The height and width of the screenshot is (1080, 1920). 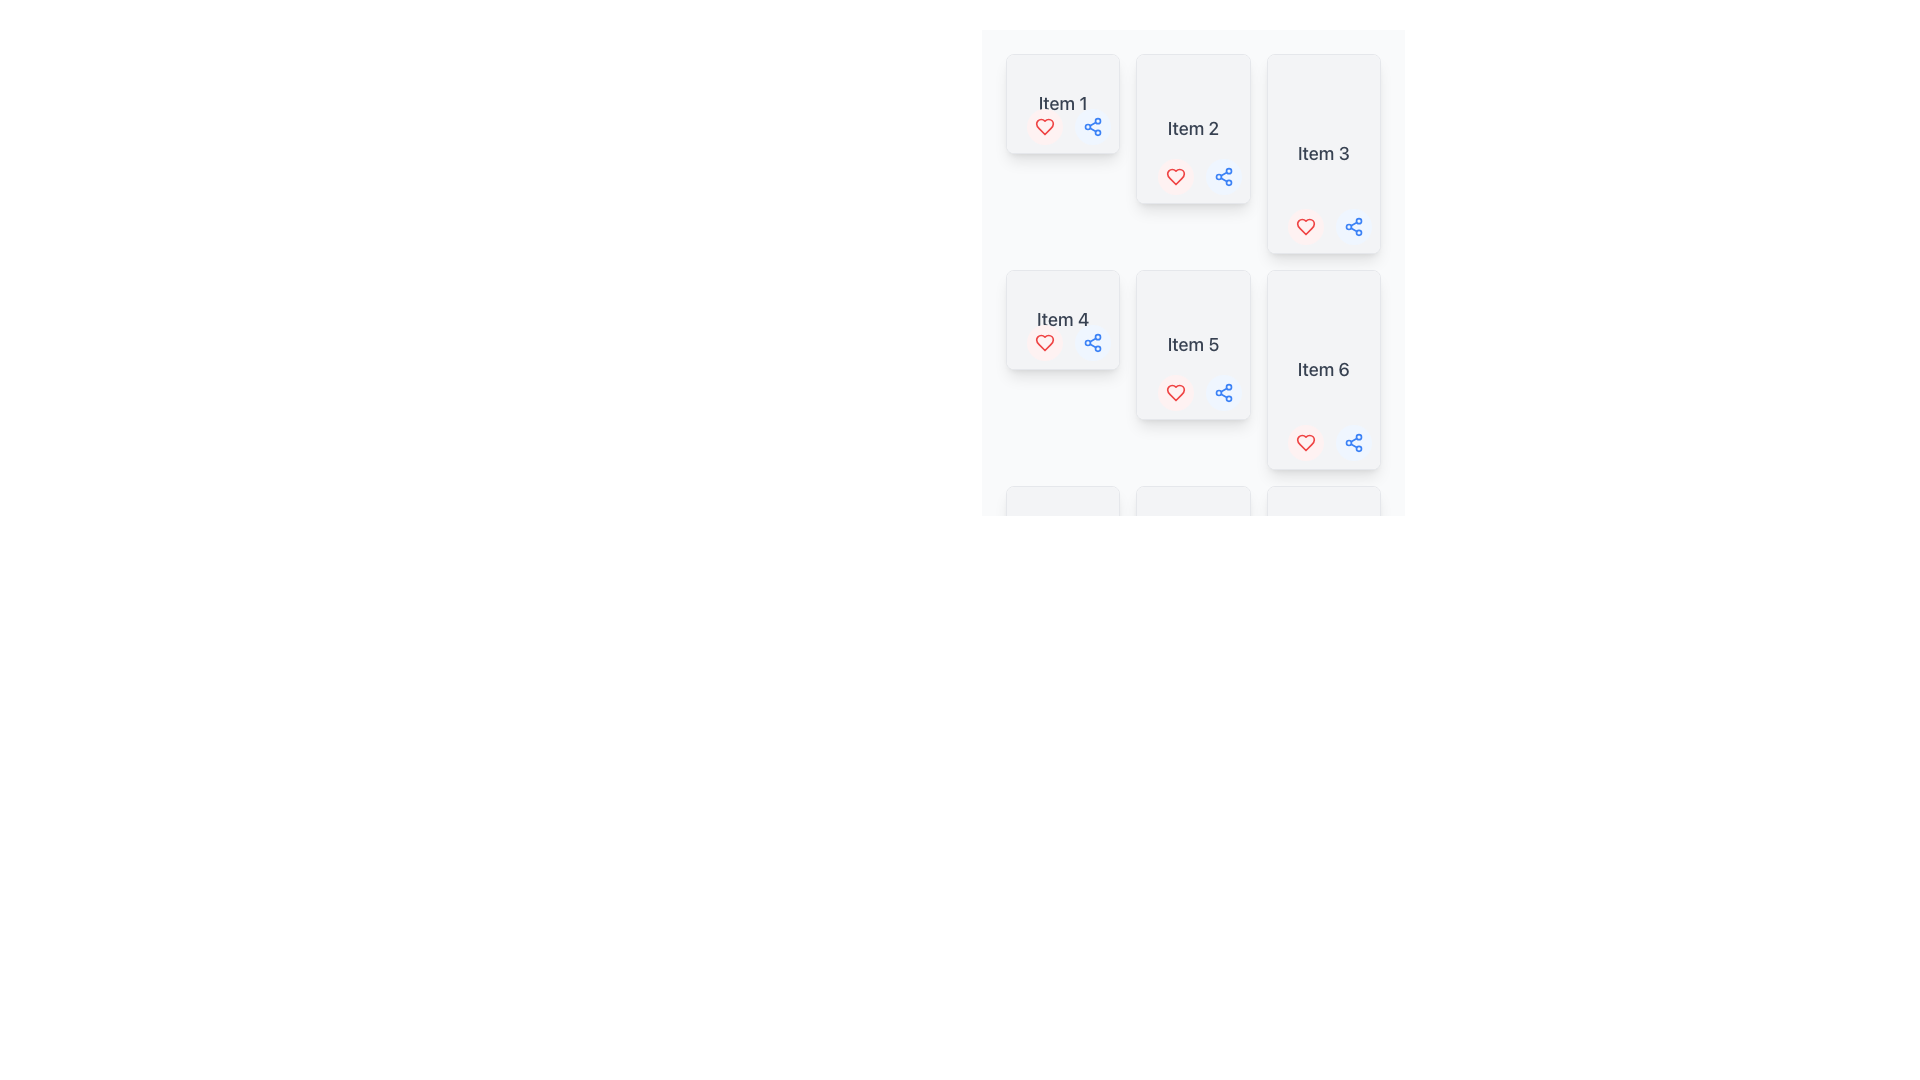 I want to click on the leftmost button in the group of buttons located in the bottom-right corner of the 'Item 1' card to indicate a like or favorite, so click(x=1044, y=127).